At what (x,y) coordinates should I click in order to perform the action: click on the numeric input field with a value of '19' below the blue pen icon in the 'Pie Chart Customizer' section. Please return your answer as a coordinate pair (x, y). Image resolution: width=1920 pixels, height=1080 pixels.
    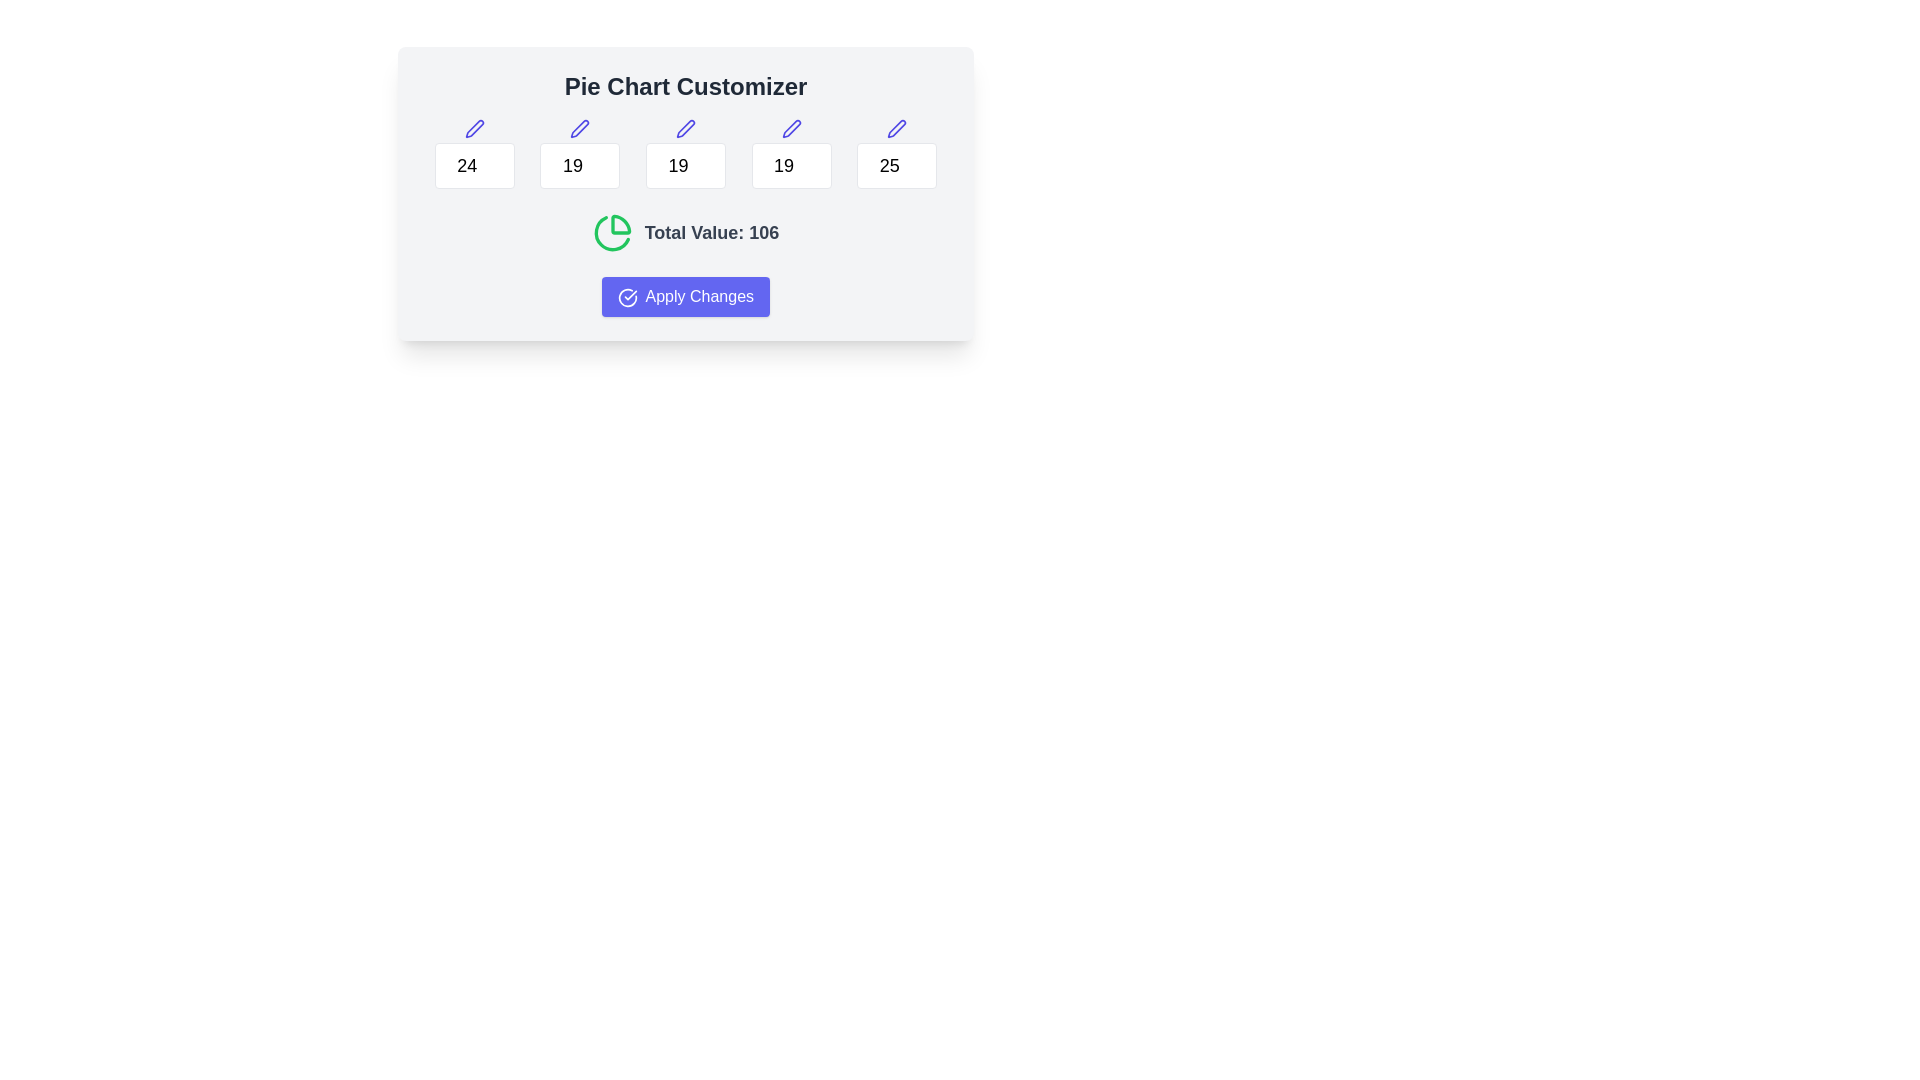
    Looking at the image, I should click on (579, 153).